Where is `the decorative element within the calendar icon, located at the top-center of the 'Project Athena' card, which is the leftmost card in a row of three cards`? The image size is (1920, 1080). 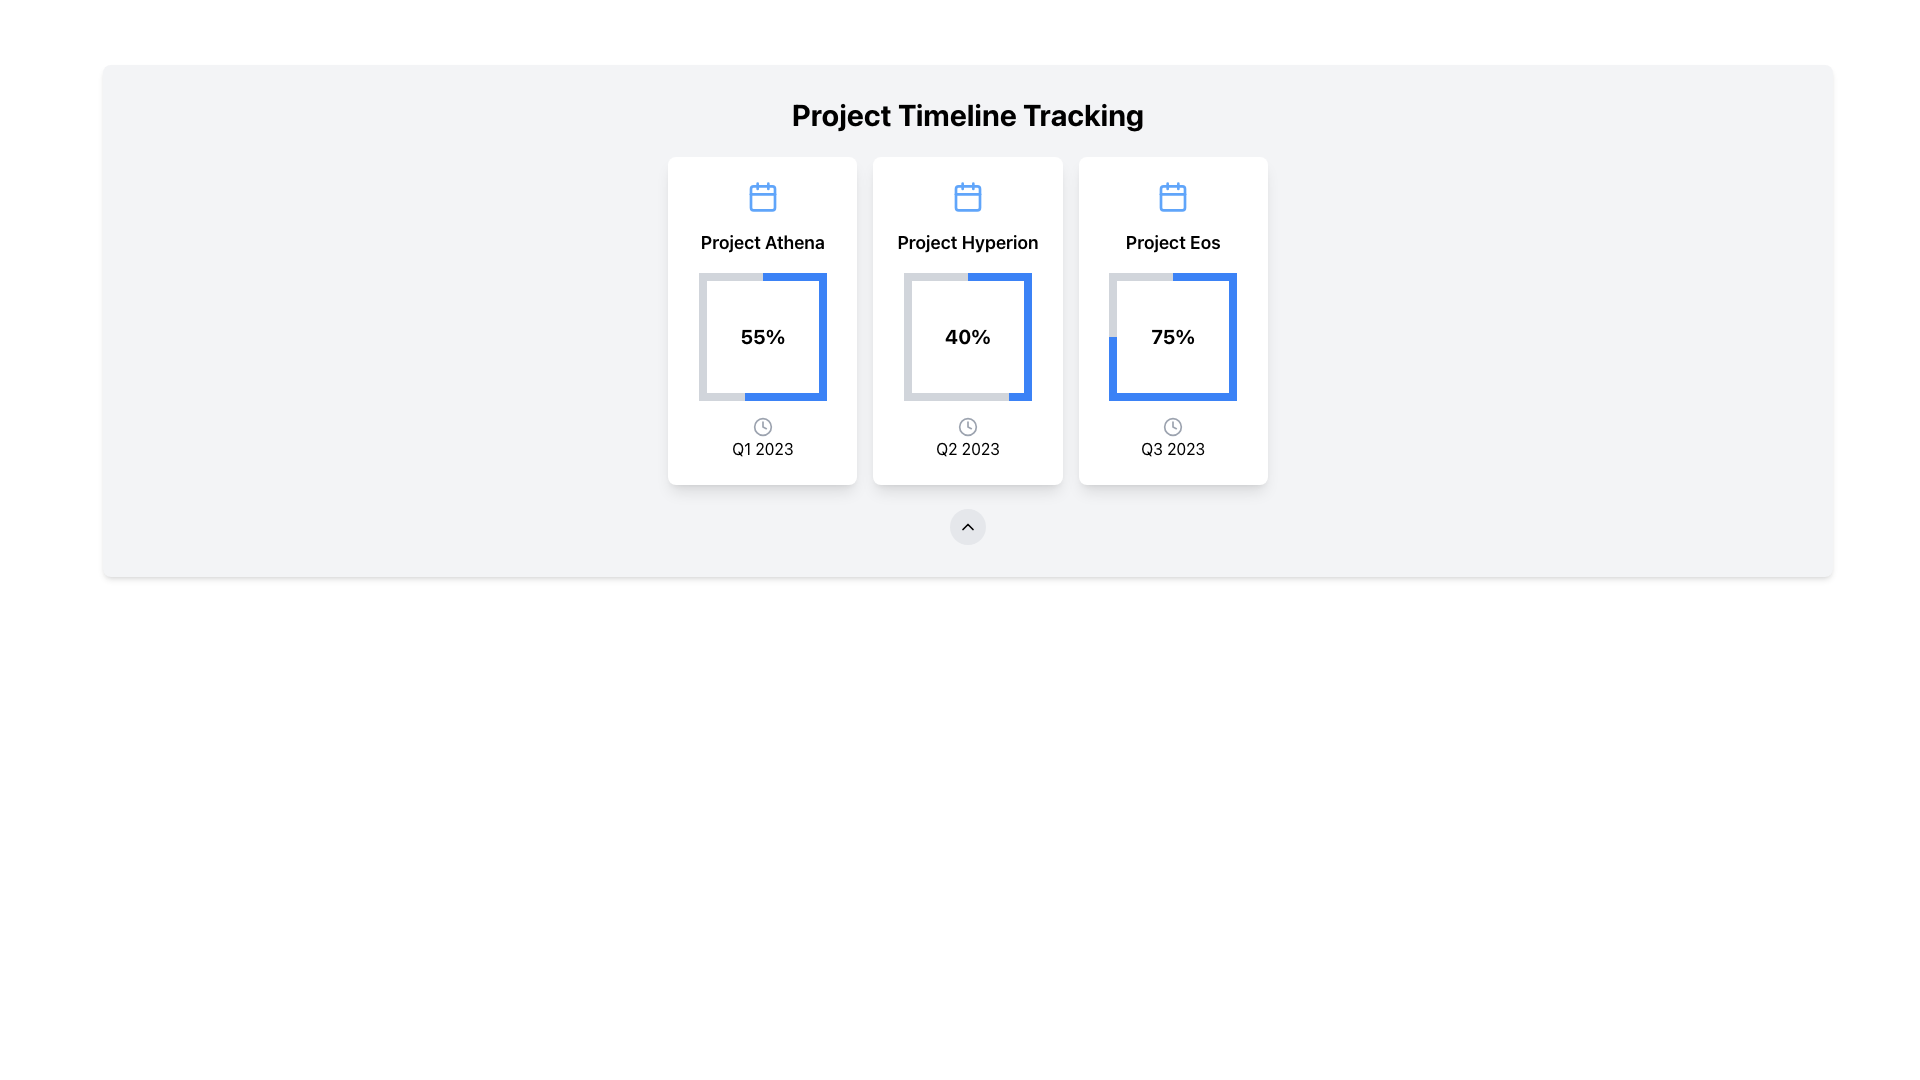 the decorative element within the calendar icon, located at the top-center of the 'Project Athena' card, which is the leftmost card in a row of three cards is located at coordinates (761, 198).